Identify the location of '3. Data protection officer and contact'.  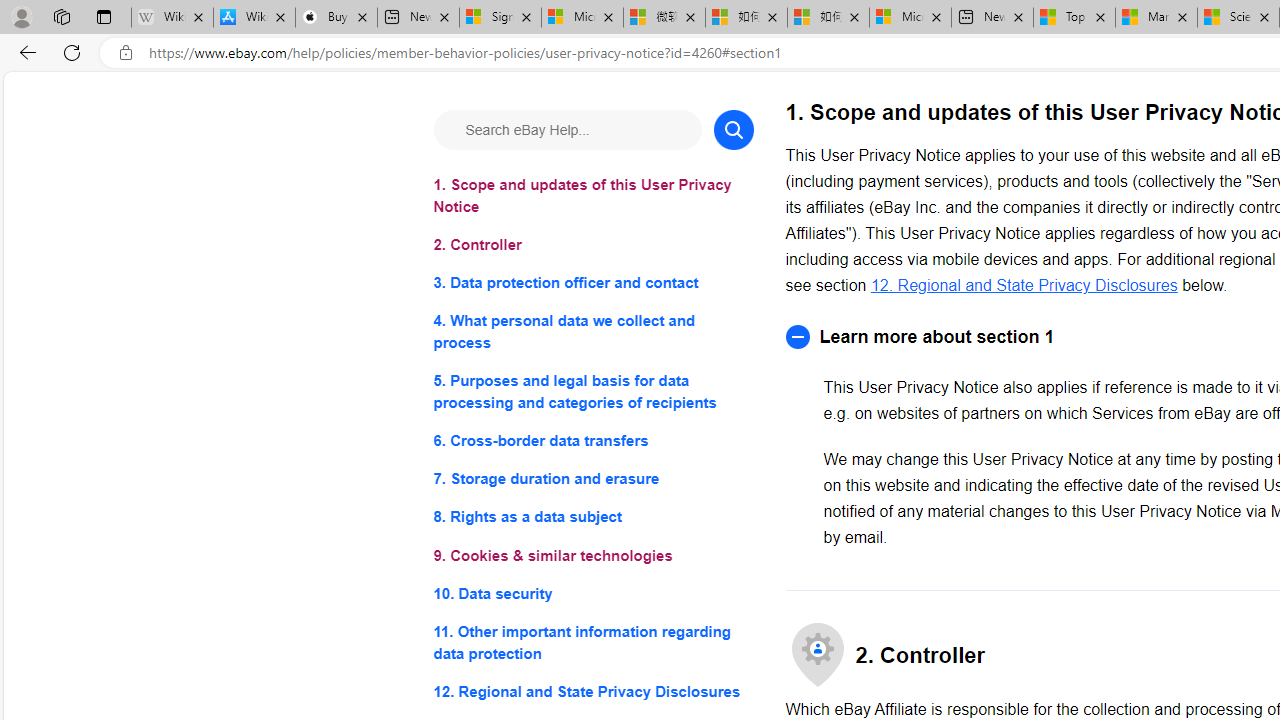
(592, 283).